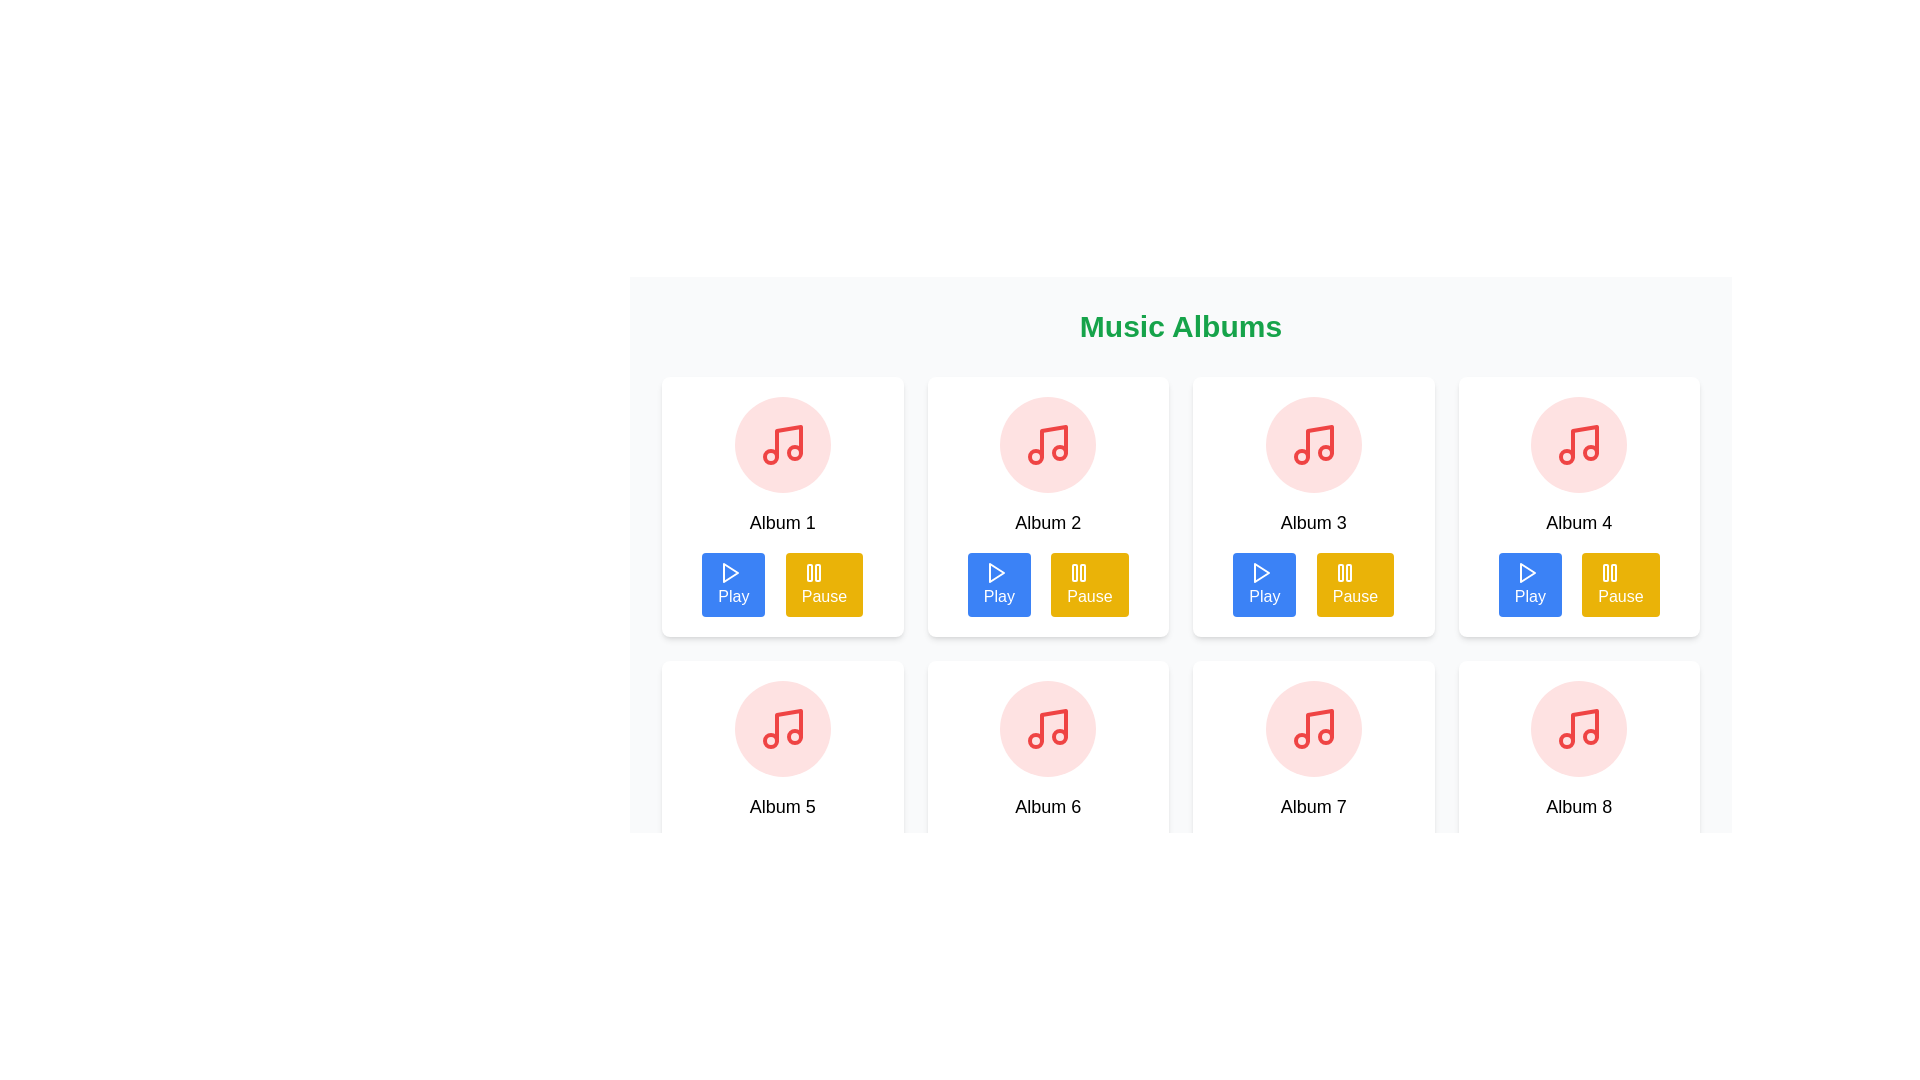 The width and height of the screenshot is (1920, 1080). What do you see at coordinates (1584, 725) in the screenshot?
I see `the music album icon located in the bottom right corner of the eighth album's card in the album grid` at bounding box center [1584, 725].